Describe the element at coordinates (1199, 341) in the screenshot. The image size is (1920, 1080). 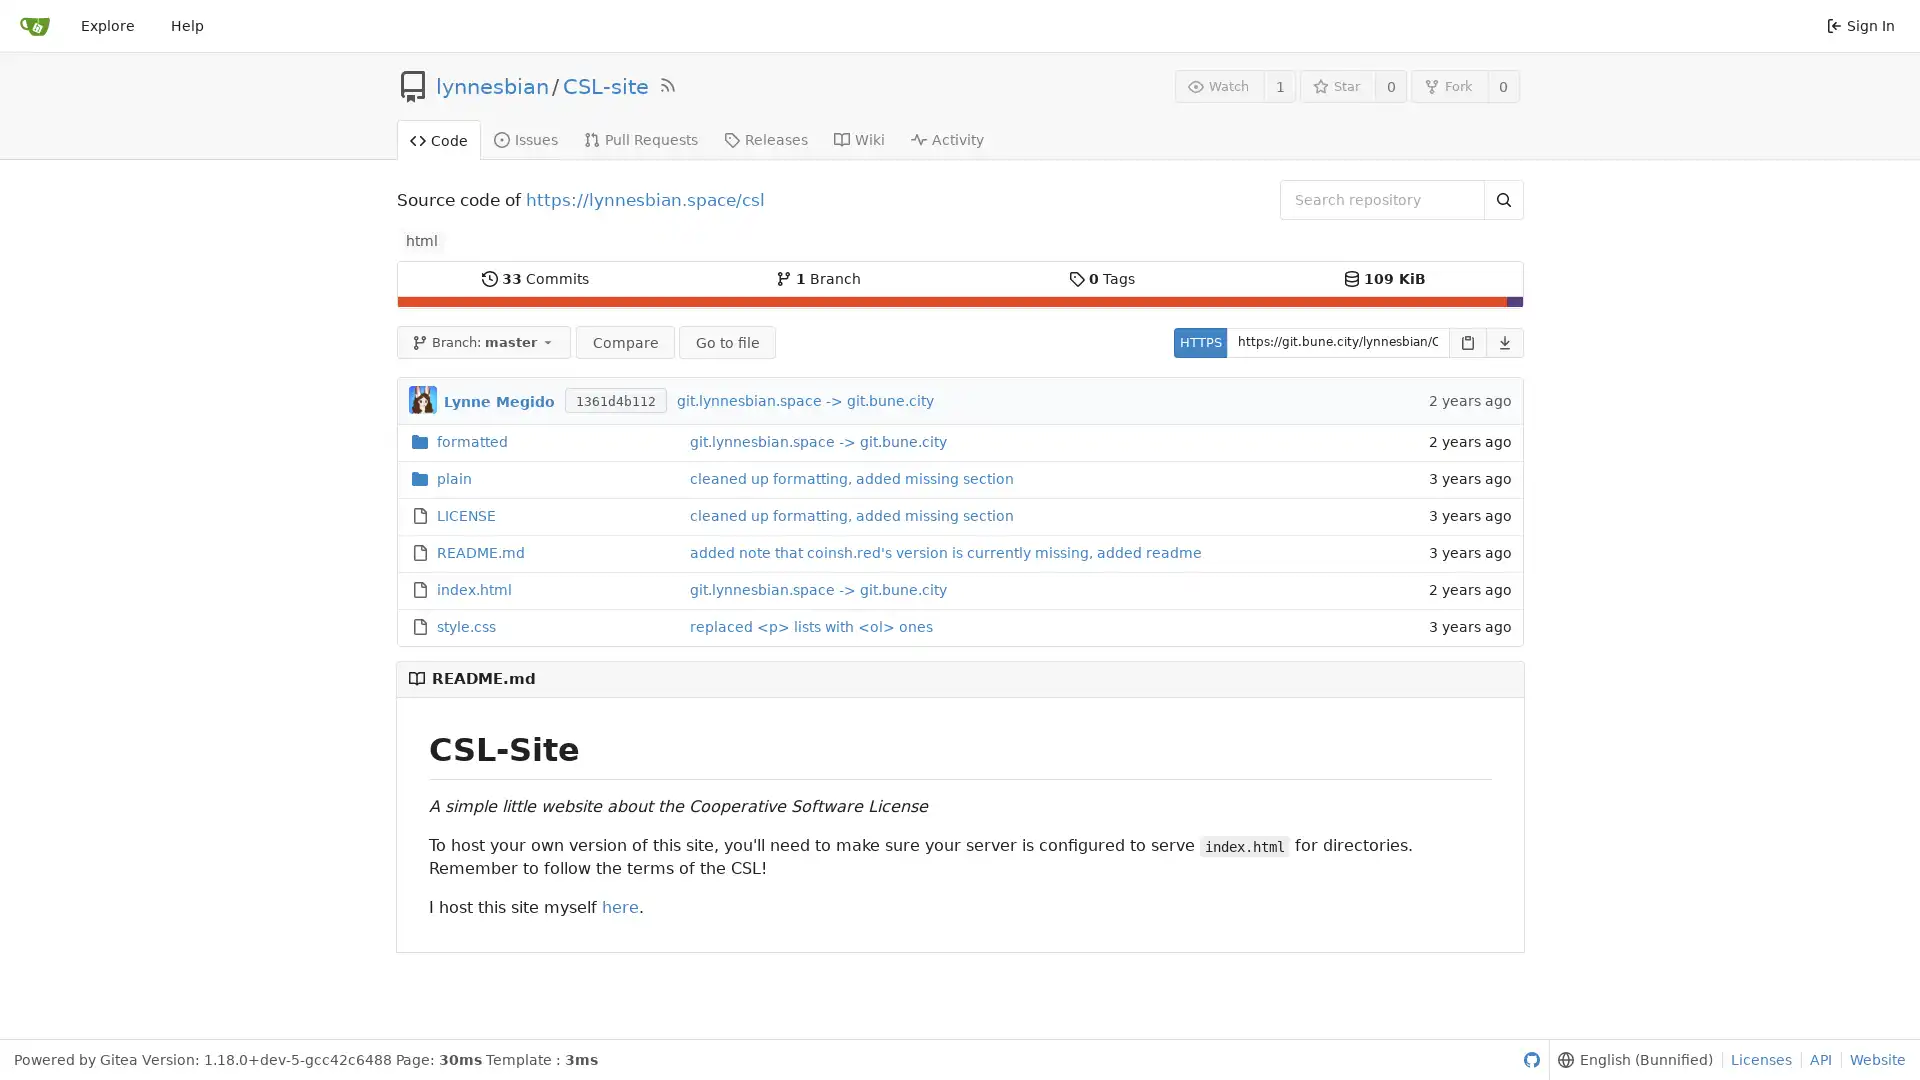
I see `HTTPS` at that location.